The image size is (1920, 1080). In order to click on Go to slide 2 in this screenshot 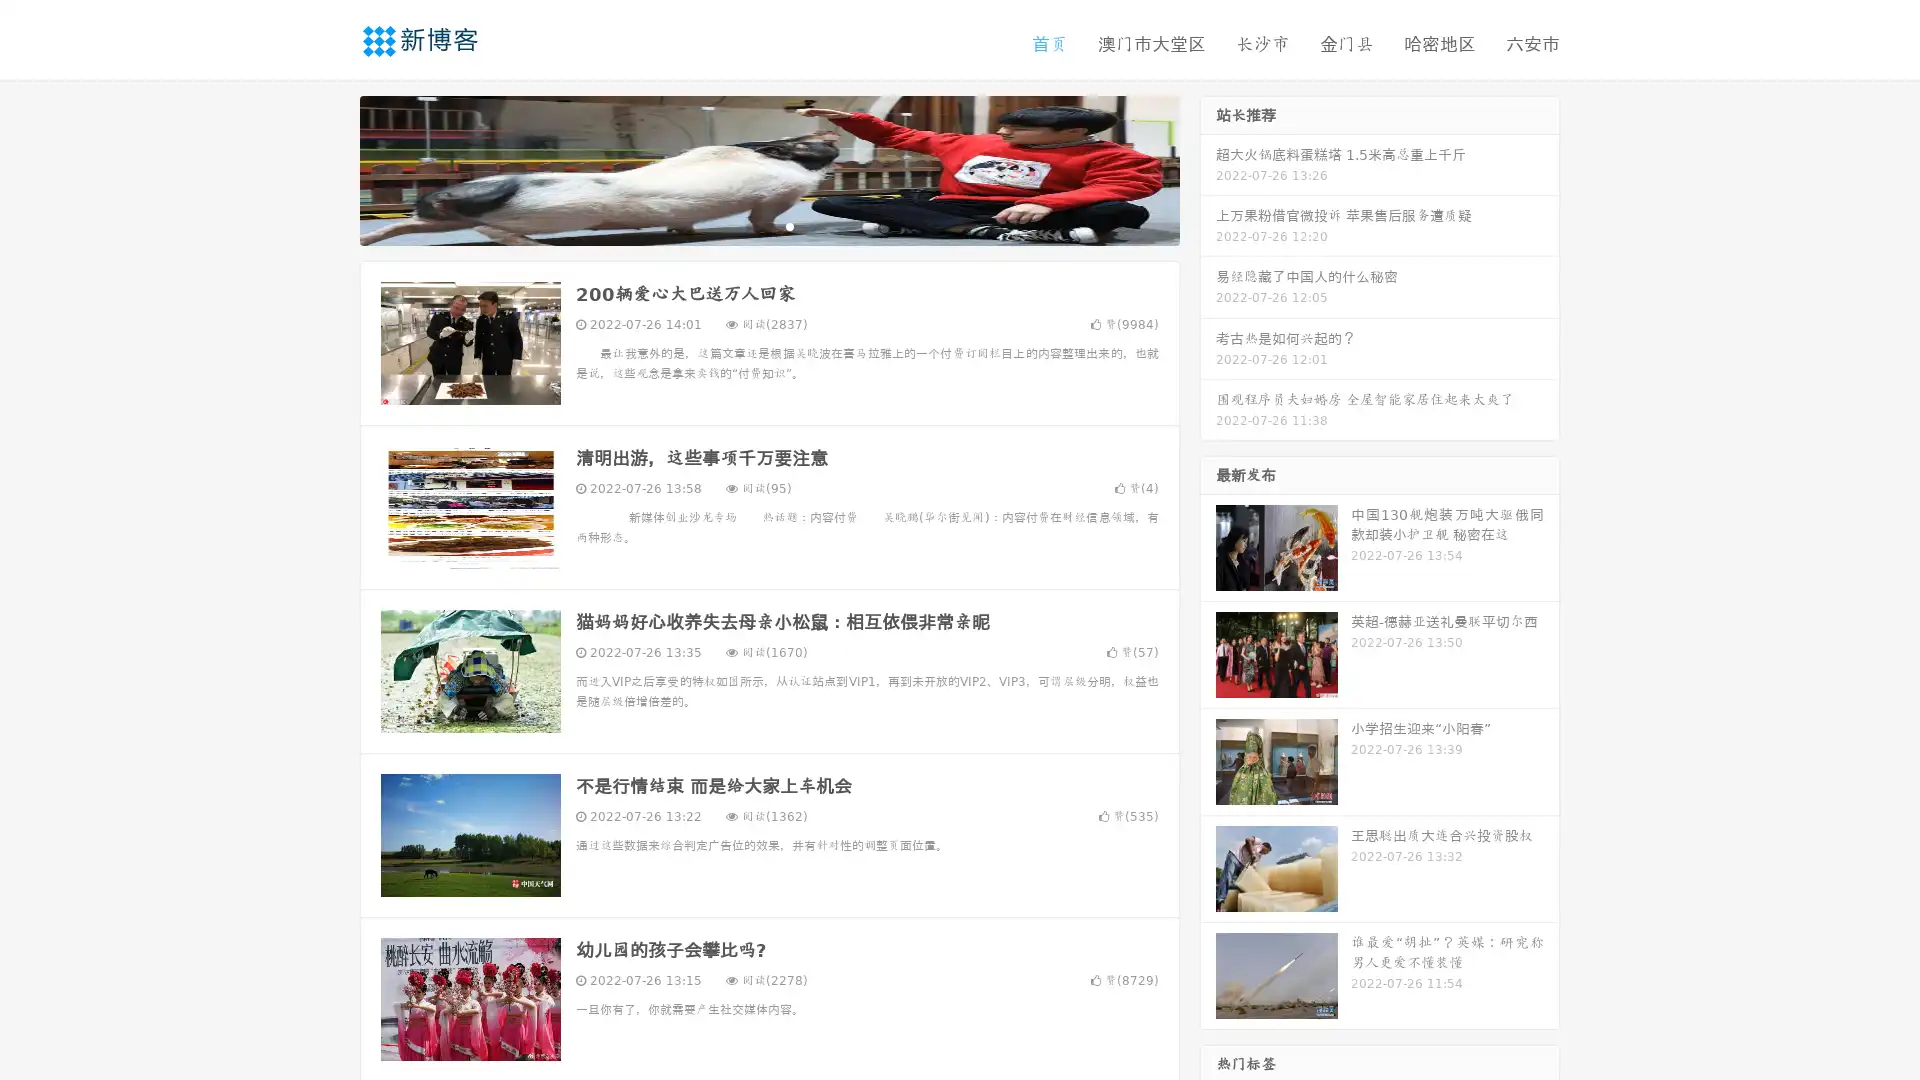, I will do `click(768, 225)`.